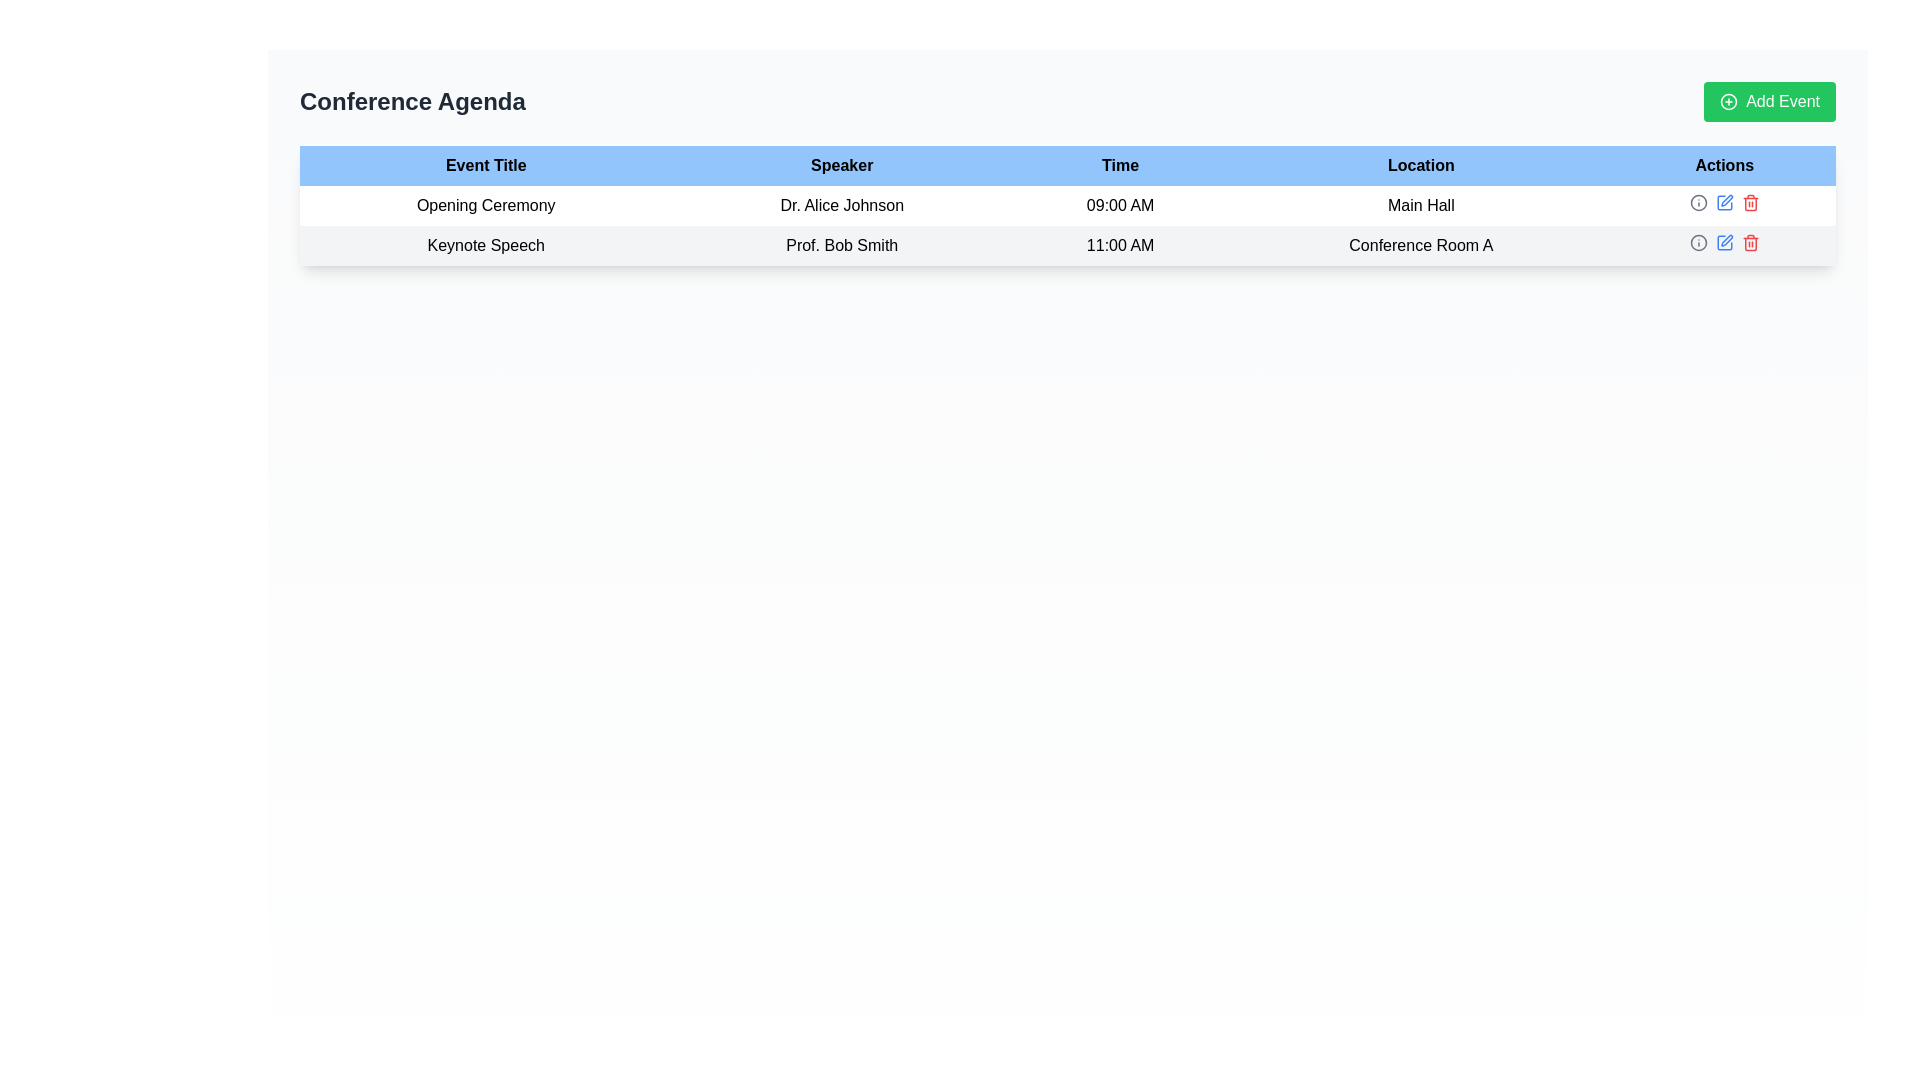 This screenshot has width=1920, height=1080. I want to click on the Table Header element that categorizes data under the 'Location' column, positioned between the 'Time' and 'Actions' headers, so click(1420, 164).